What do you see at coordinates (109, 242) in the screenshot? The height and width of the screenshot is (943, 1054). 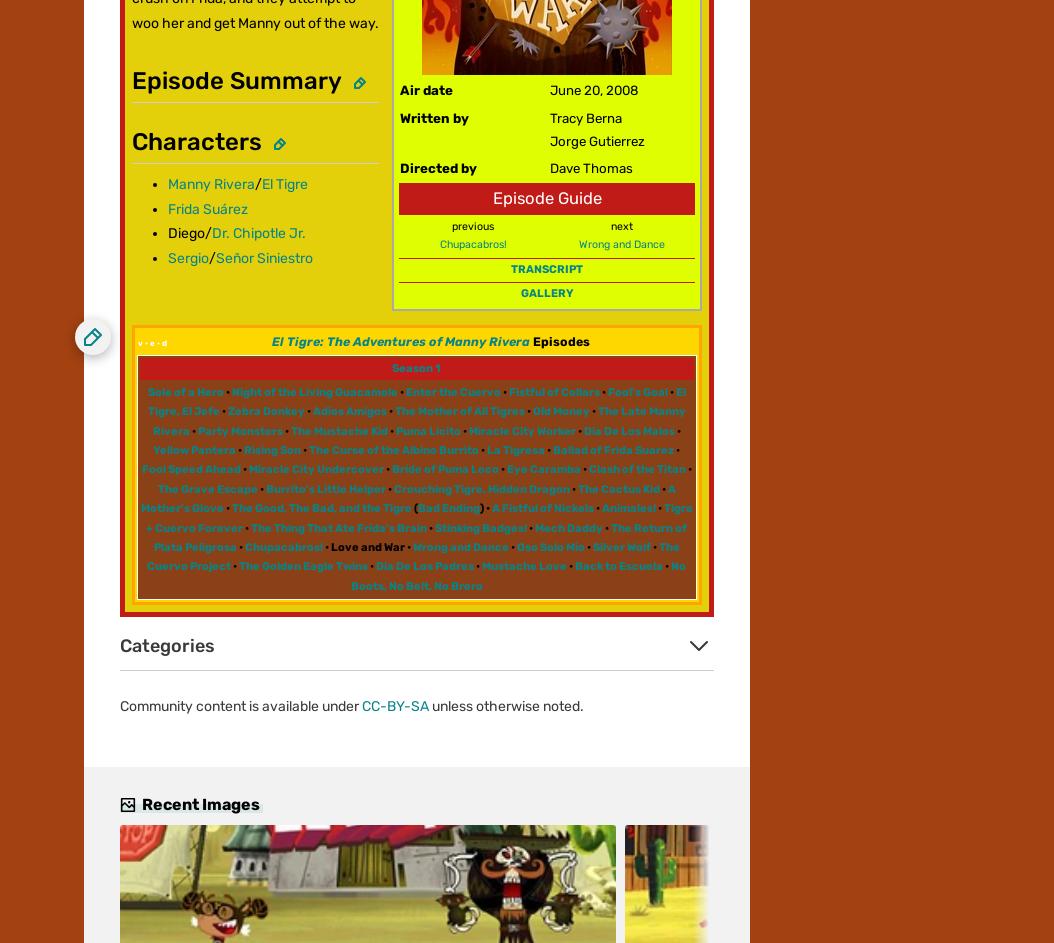 I see `'Contact'` at bounding box center [109, 242].